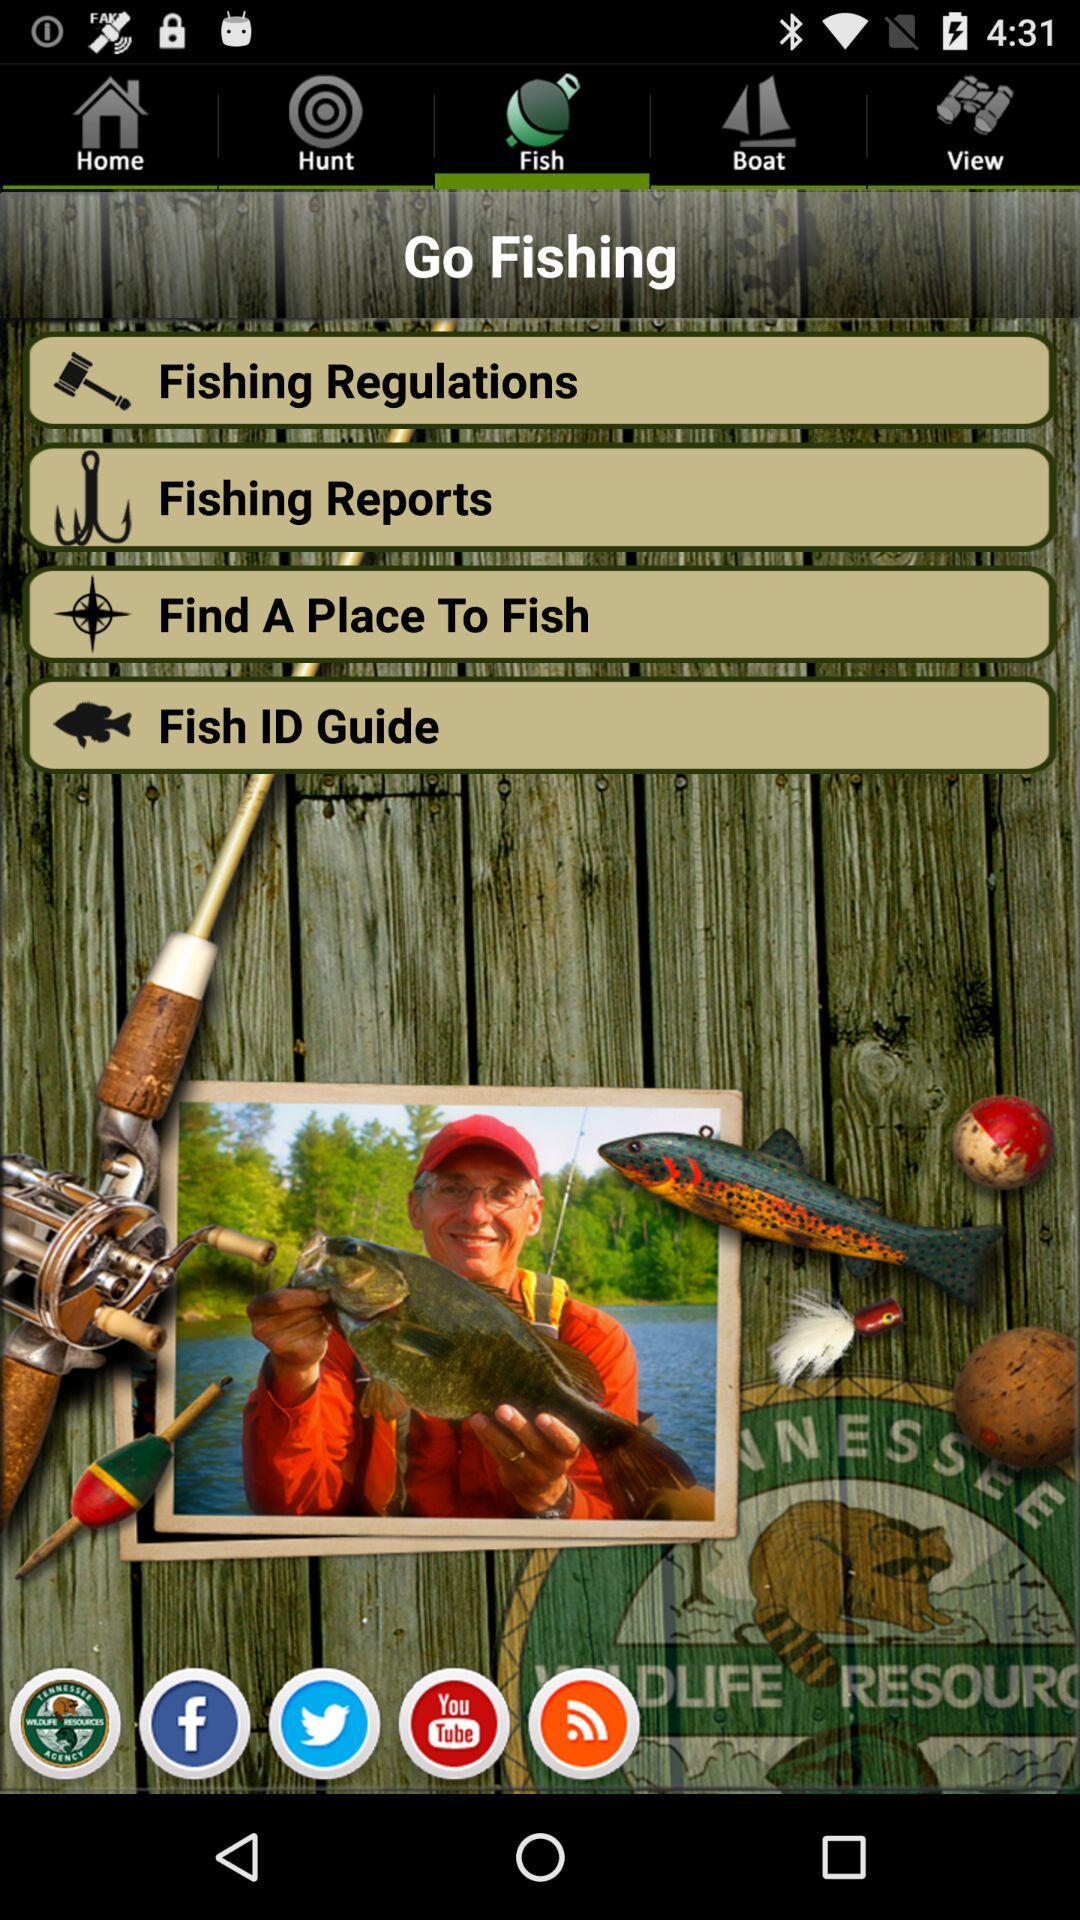 This screenshot has height=1920, width=1080. I want to click on wildlife agency website, so click(63, 1728).